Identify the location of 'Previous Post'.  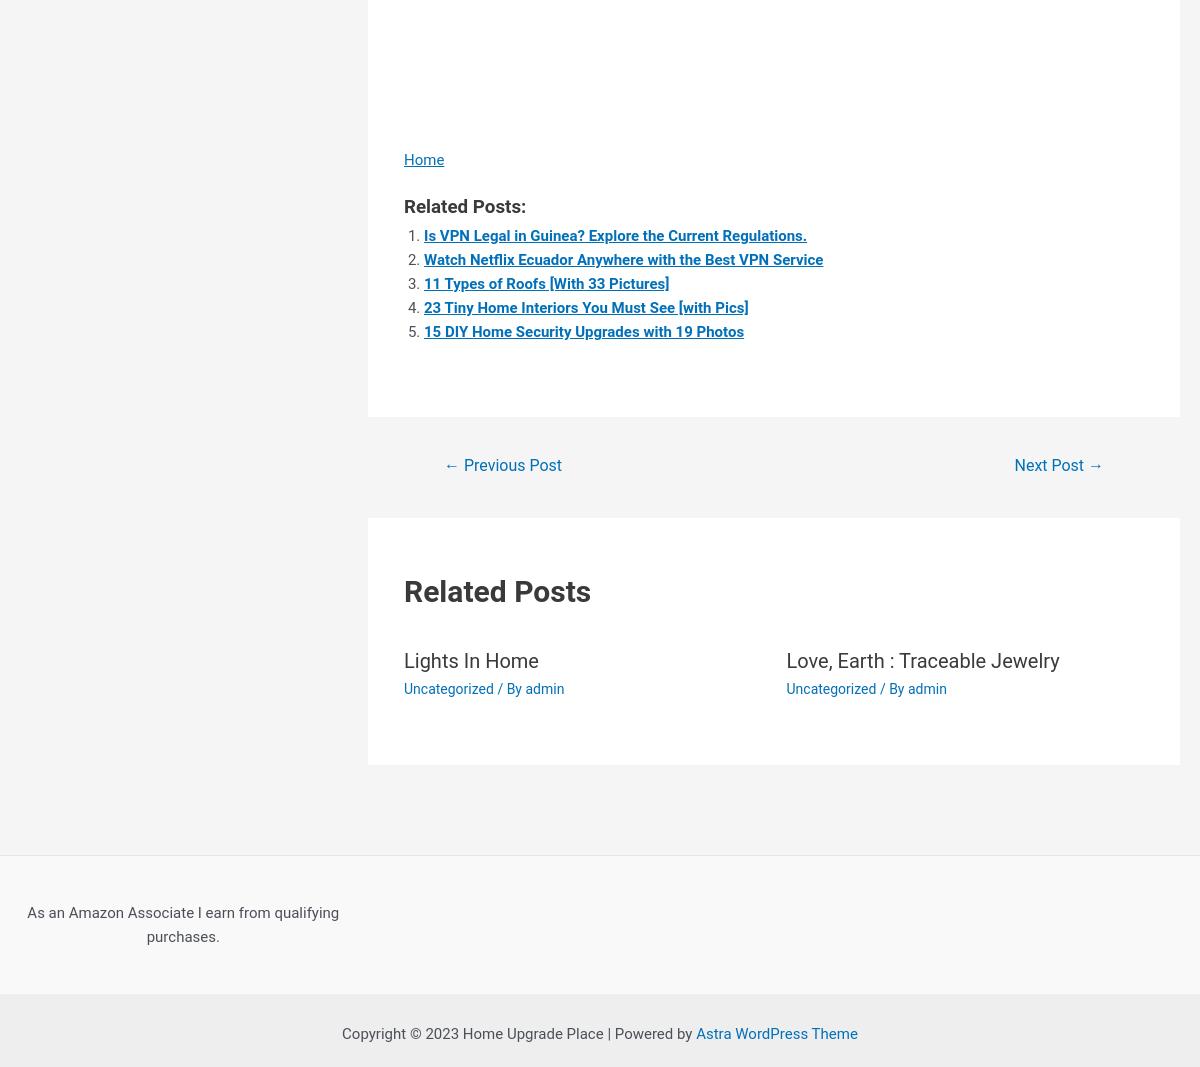
(509, 463).